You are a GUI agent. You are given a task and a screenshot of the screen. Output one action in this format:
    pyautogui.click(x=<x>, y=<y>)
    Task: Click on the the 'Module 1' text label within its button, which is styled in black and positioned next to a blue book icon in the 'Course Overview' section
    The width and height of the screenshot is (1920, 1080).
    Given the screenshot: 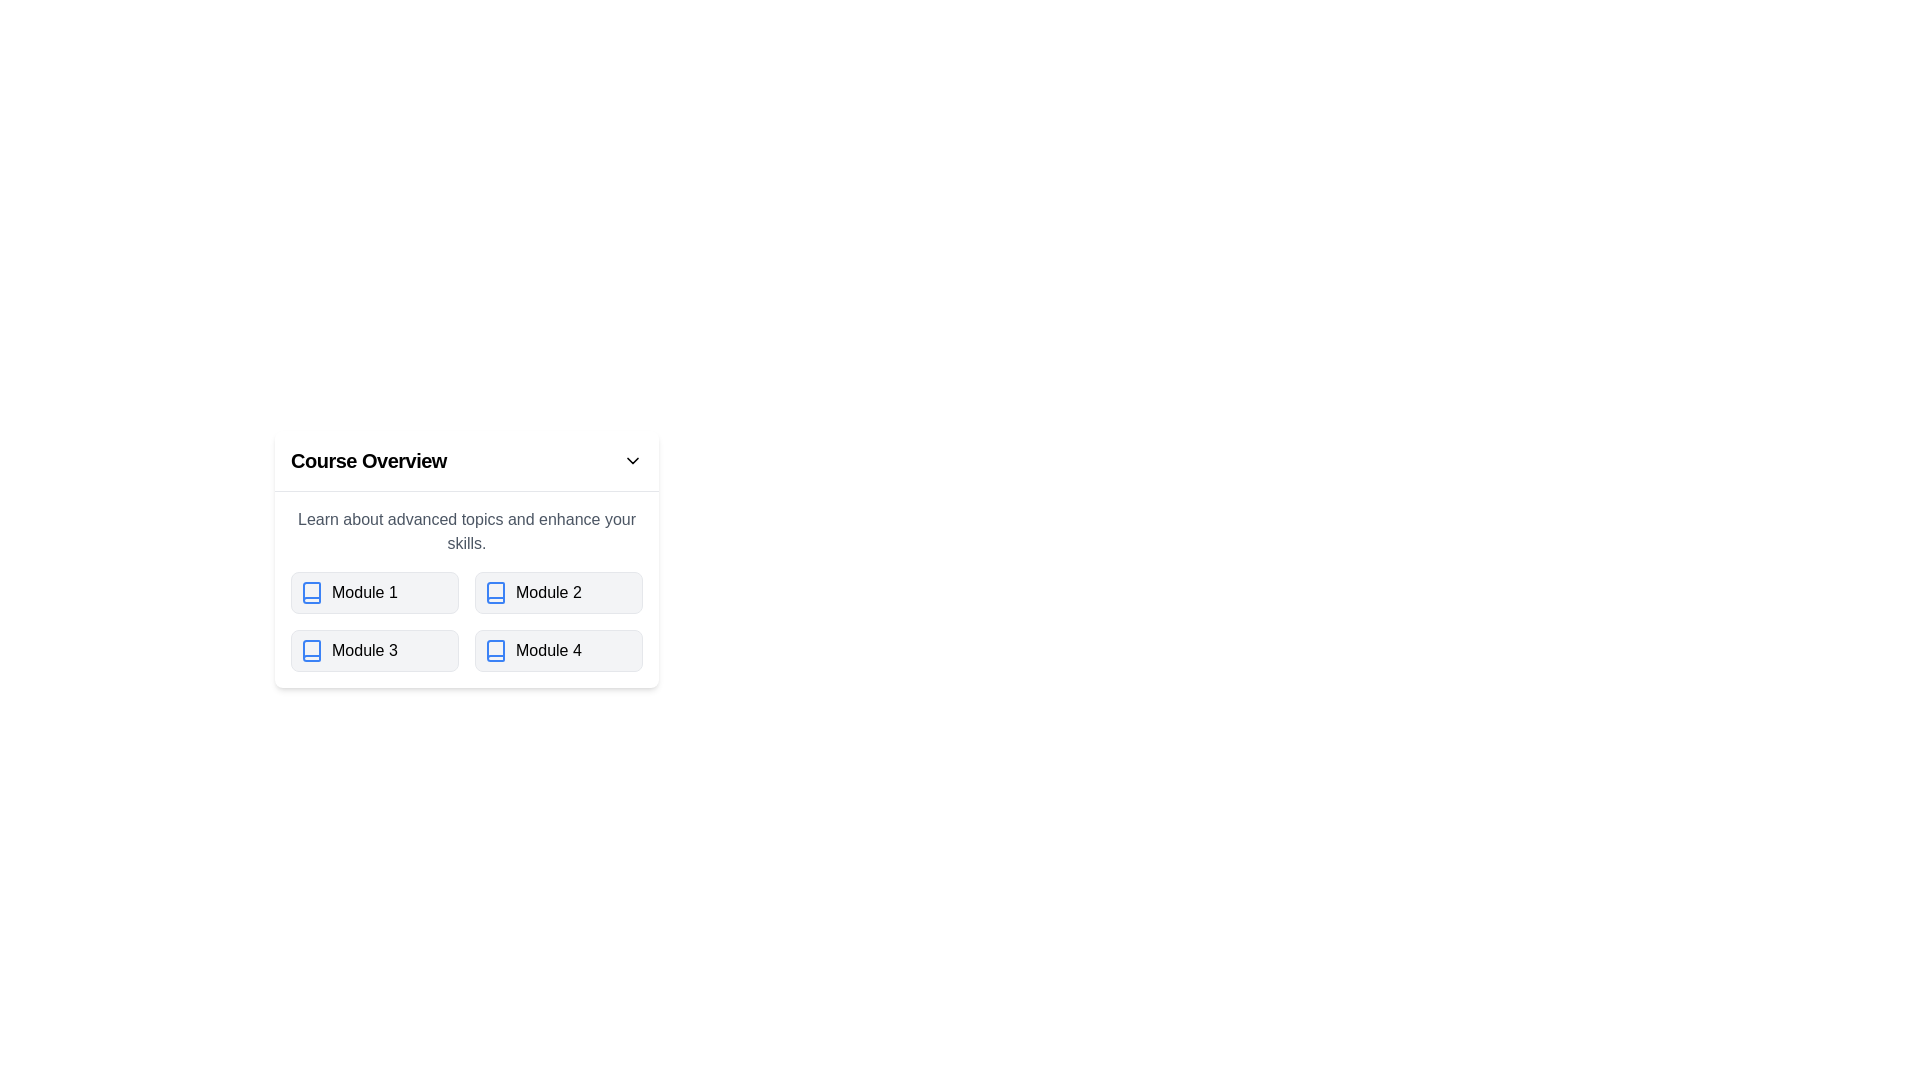 What is the action you would take?
    pyautogui.click(x=364, y=592)
    